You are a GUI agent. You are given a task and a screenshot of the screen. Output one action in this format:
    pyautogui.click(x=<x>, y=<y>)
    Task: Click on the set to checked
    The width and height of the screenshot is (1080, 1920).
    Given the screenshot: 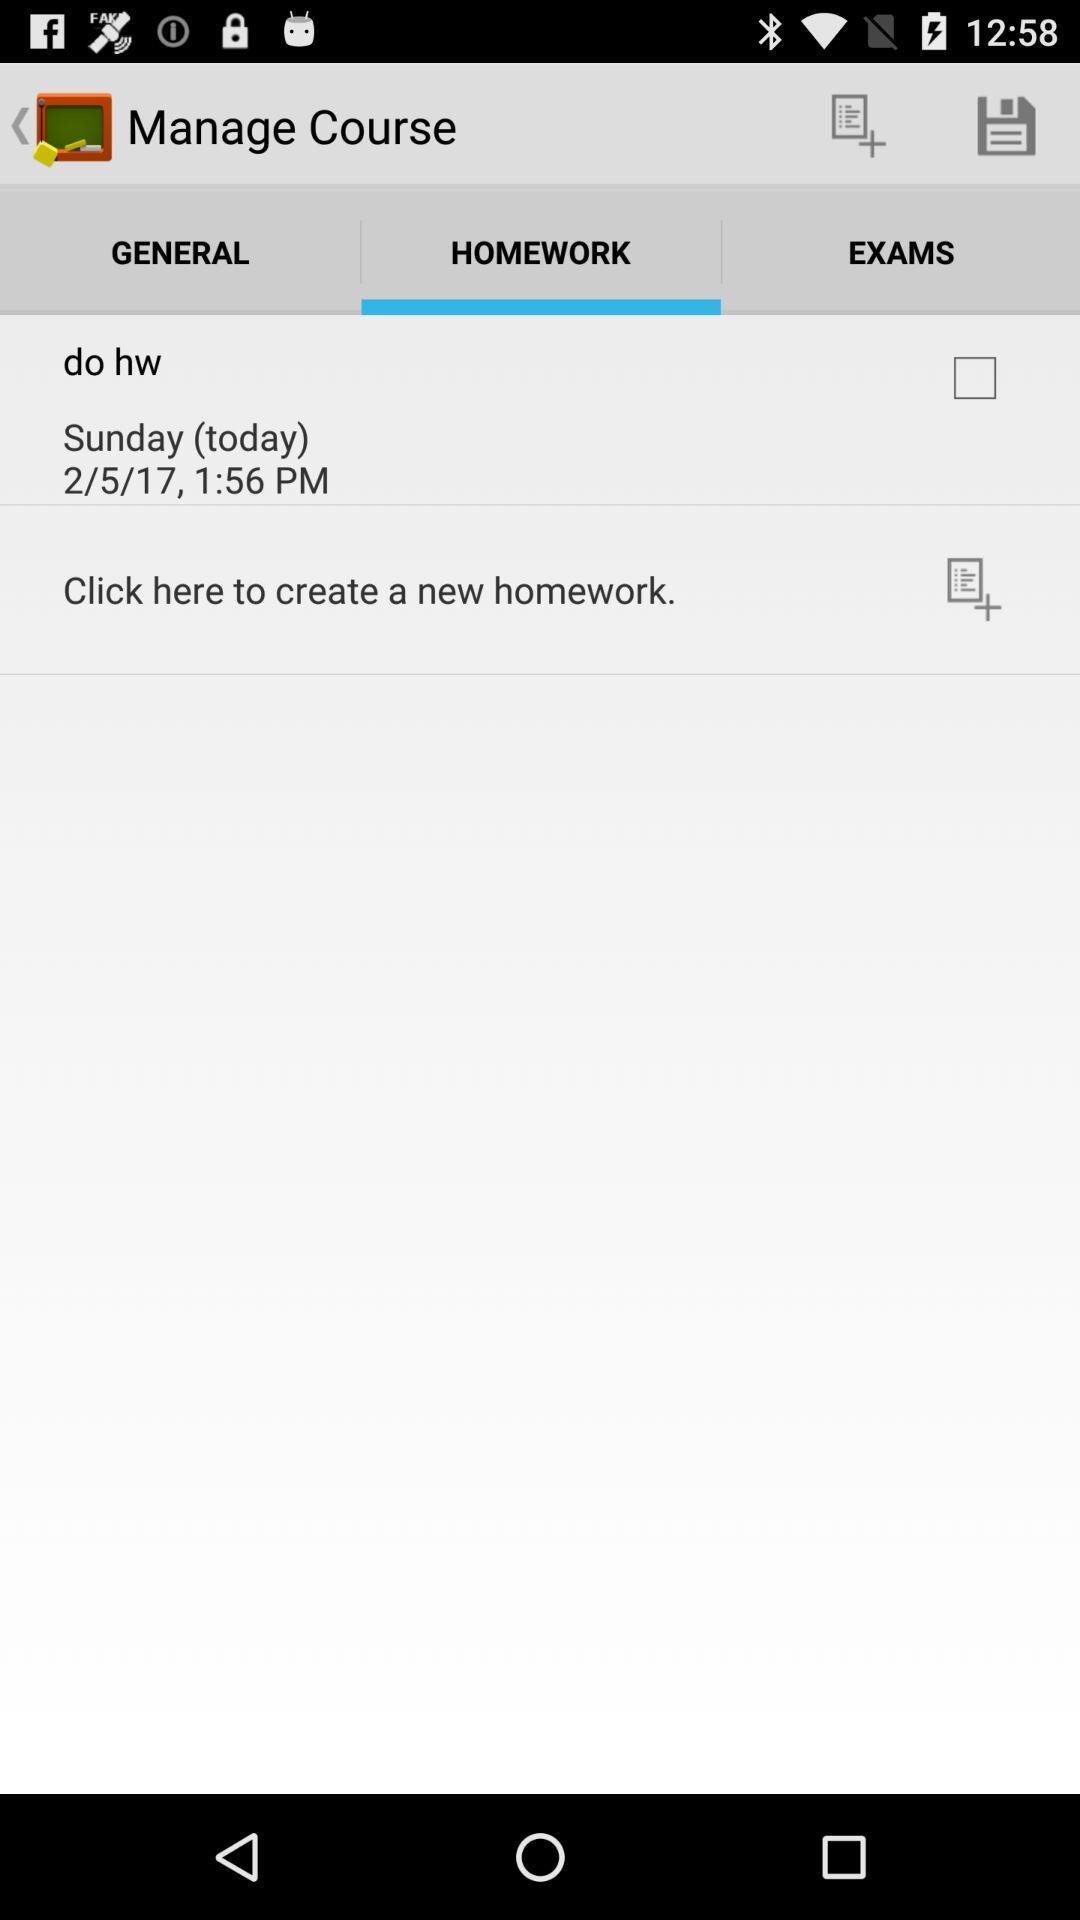 What is the action you would take?
    pyautogui.click(x=974, y=378)
    